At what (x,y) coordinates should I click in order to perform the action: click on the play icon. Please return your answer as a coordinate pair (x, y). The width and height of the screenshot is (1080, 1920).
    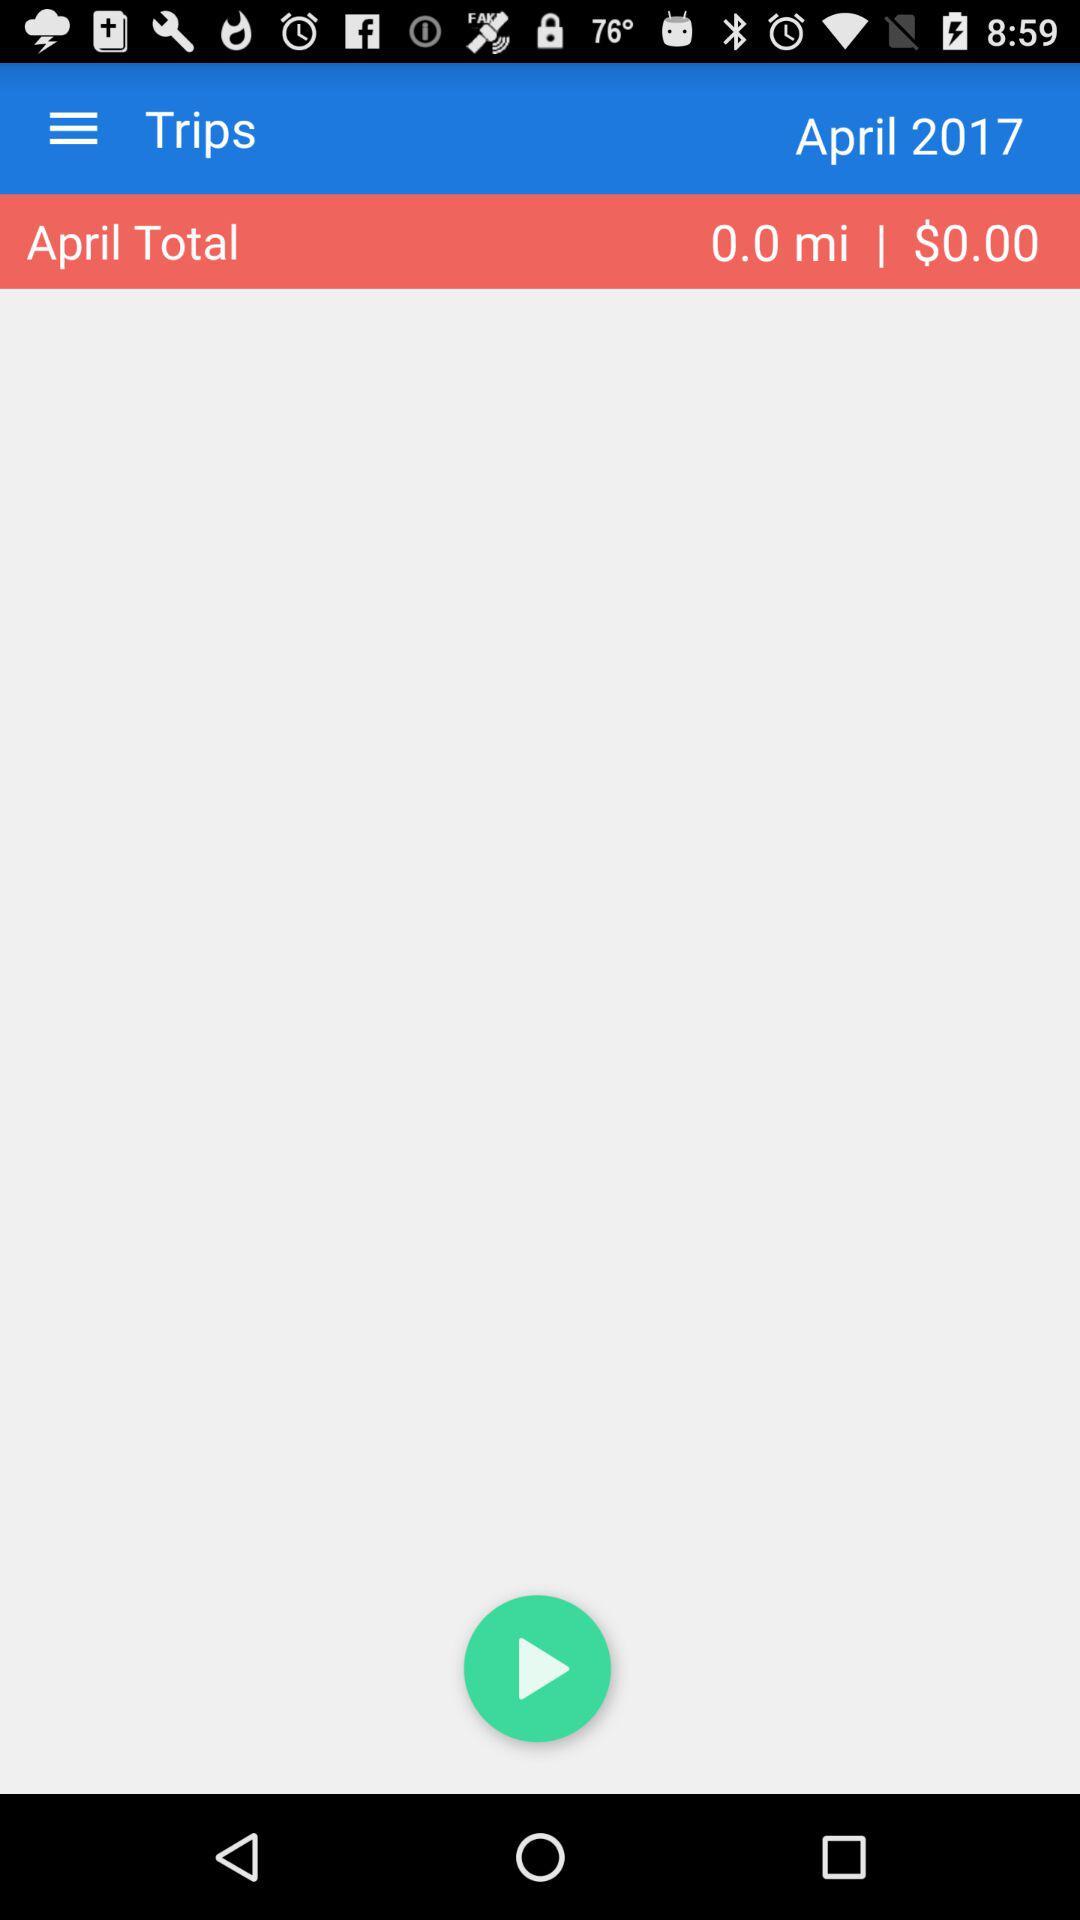
    Looking at the image, I should click on (540, 1790).